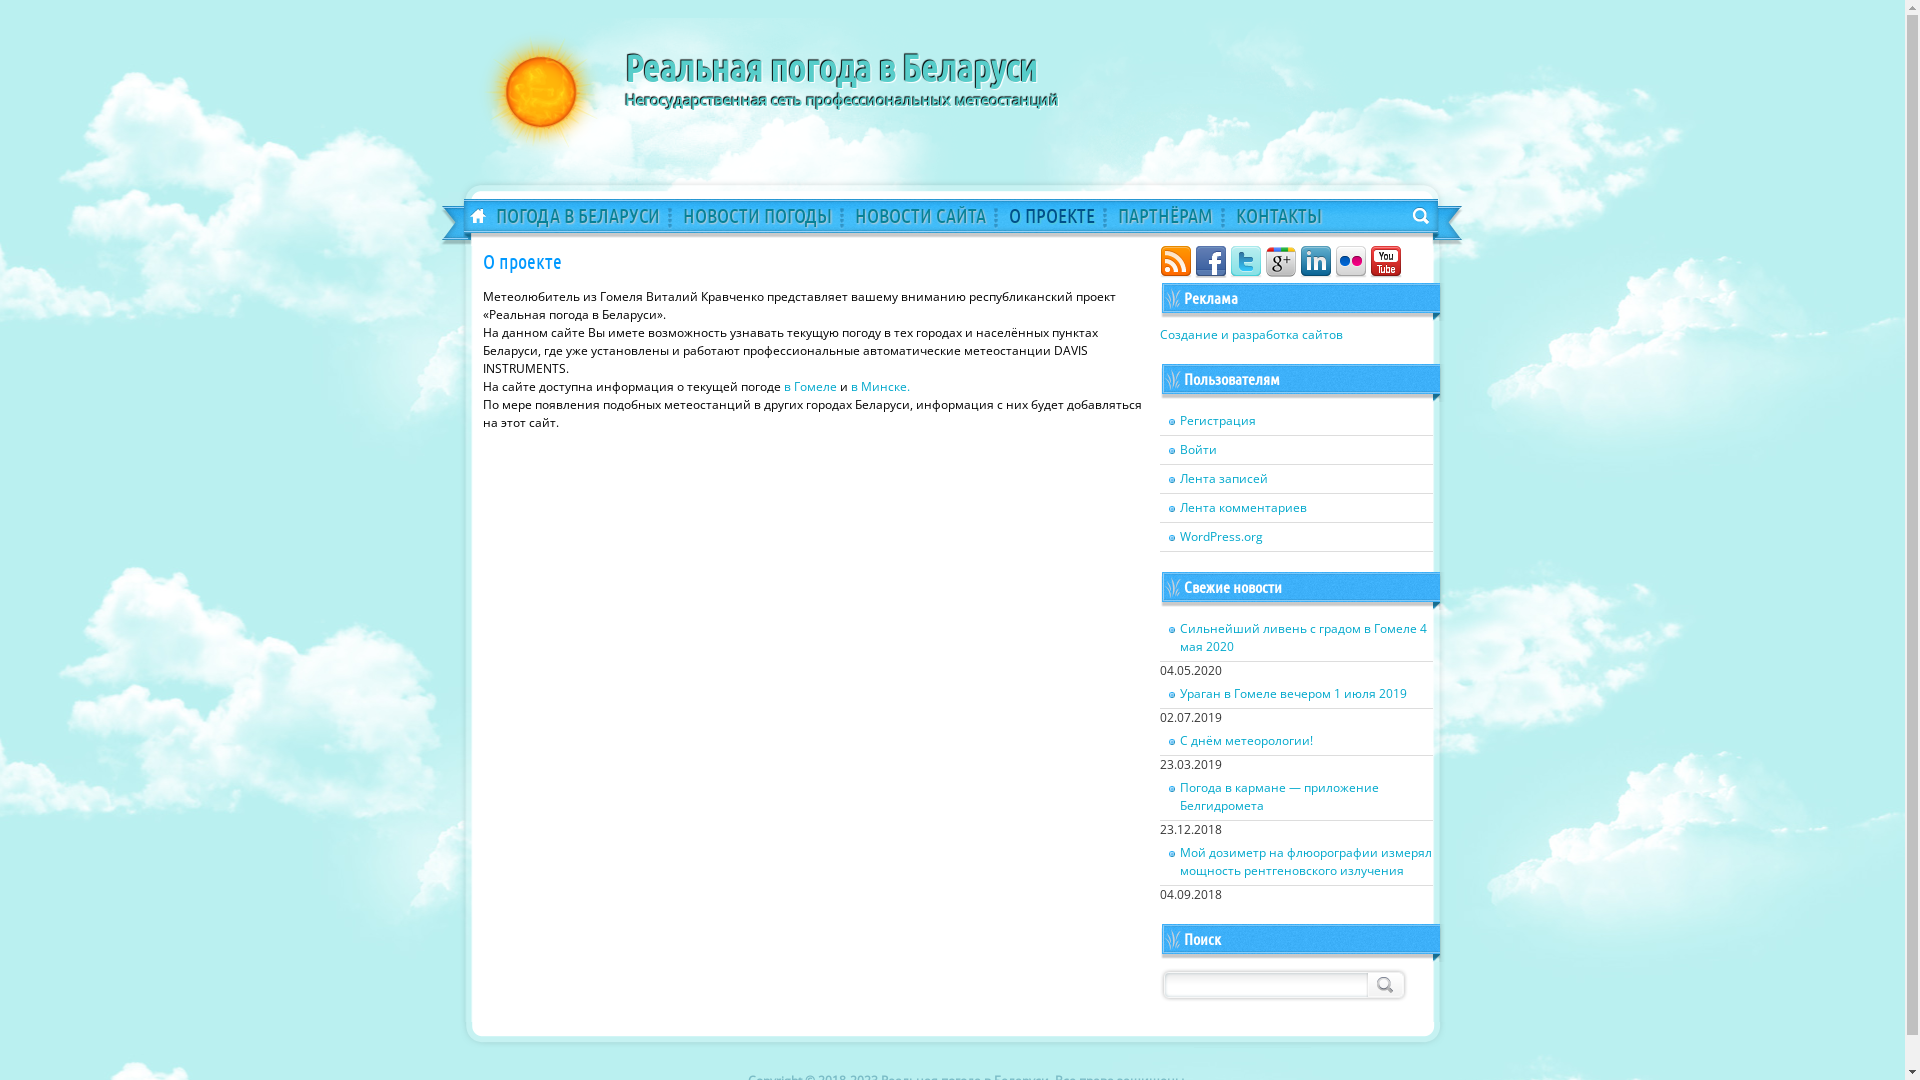  I want to click on 'WordPress.org', so click(1296, 536).